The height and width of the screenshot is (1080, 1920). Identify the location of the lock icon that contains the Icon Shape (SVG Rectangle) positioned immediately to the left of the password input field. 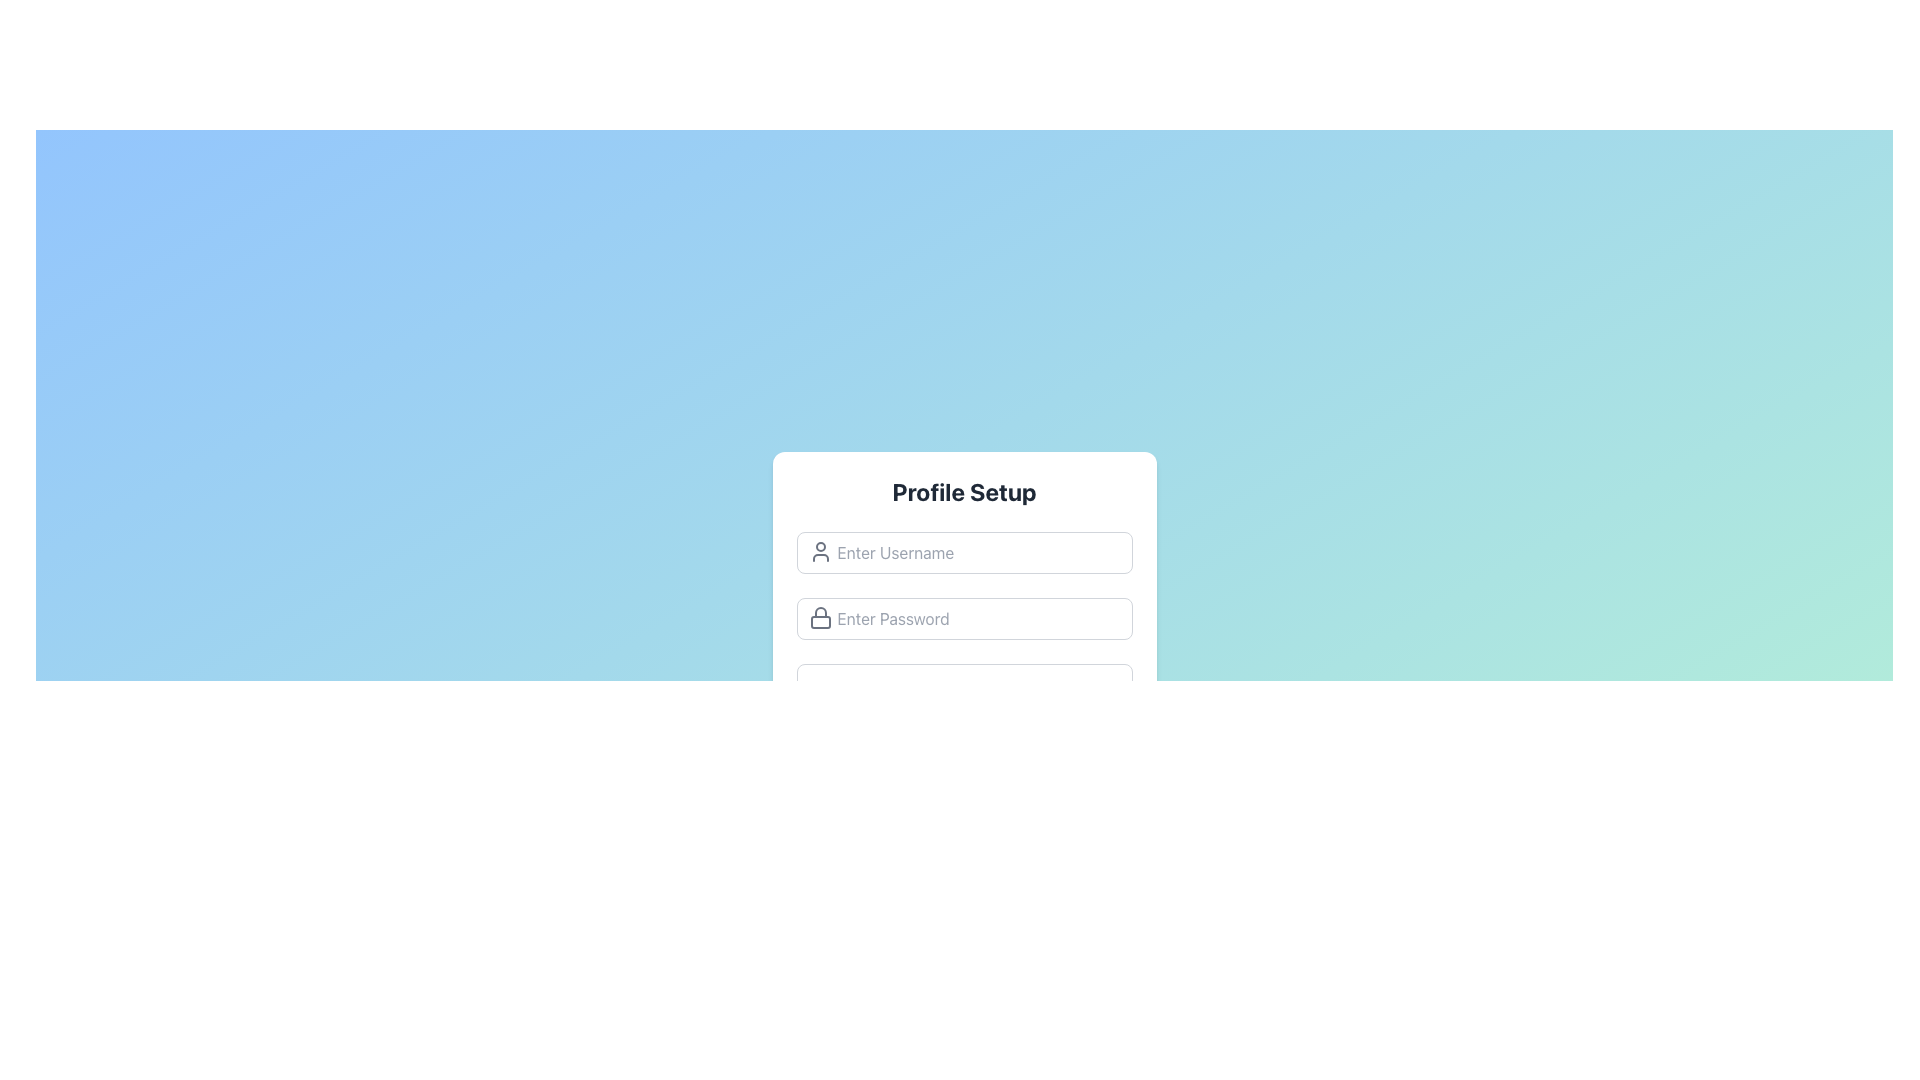
(820, 621).